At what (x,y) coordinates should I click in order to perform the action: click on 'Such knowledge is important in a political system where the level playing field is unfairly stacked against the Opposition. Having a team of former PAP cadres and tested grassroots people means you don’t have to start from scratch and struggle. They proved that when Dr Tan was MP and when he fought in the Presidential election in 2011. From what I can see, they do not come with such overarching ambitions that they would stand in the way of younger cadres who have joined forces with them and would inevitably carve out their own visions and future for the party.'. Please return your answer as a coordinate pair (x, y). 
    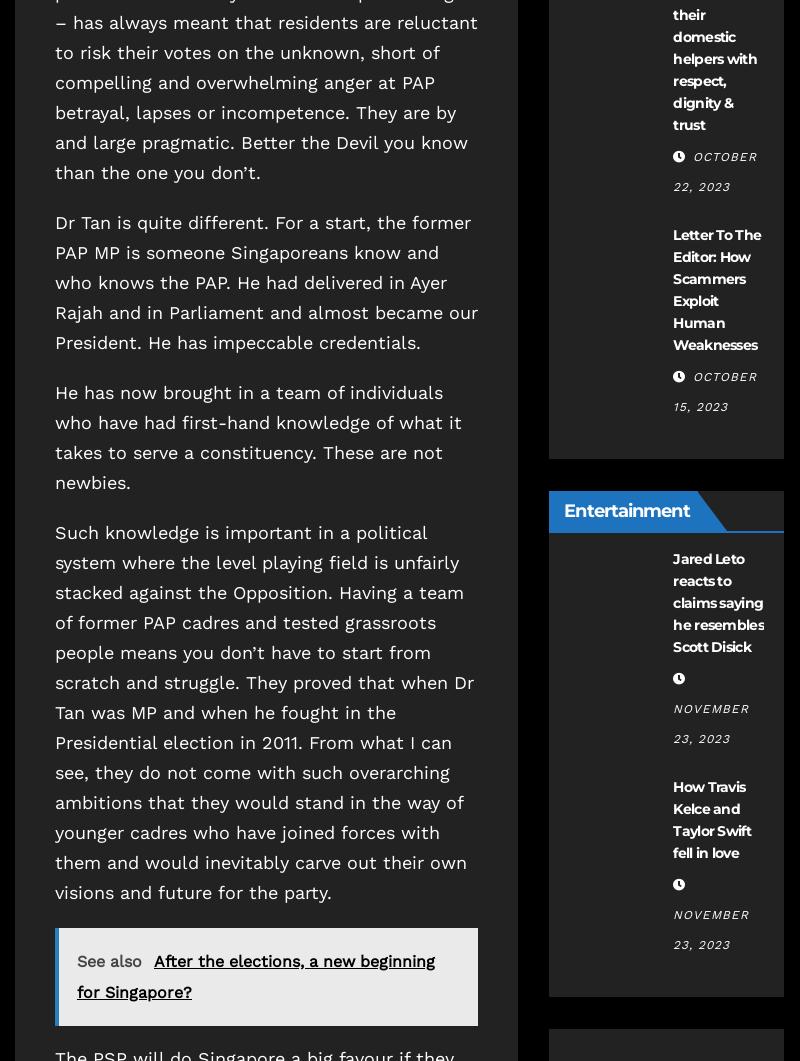
    Looking at the image, I should click on (263, 711).